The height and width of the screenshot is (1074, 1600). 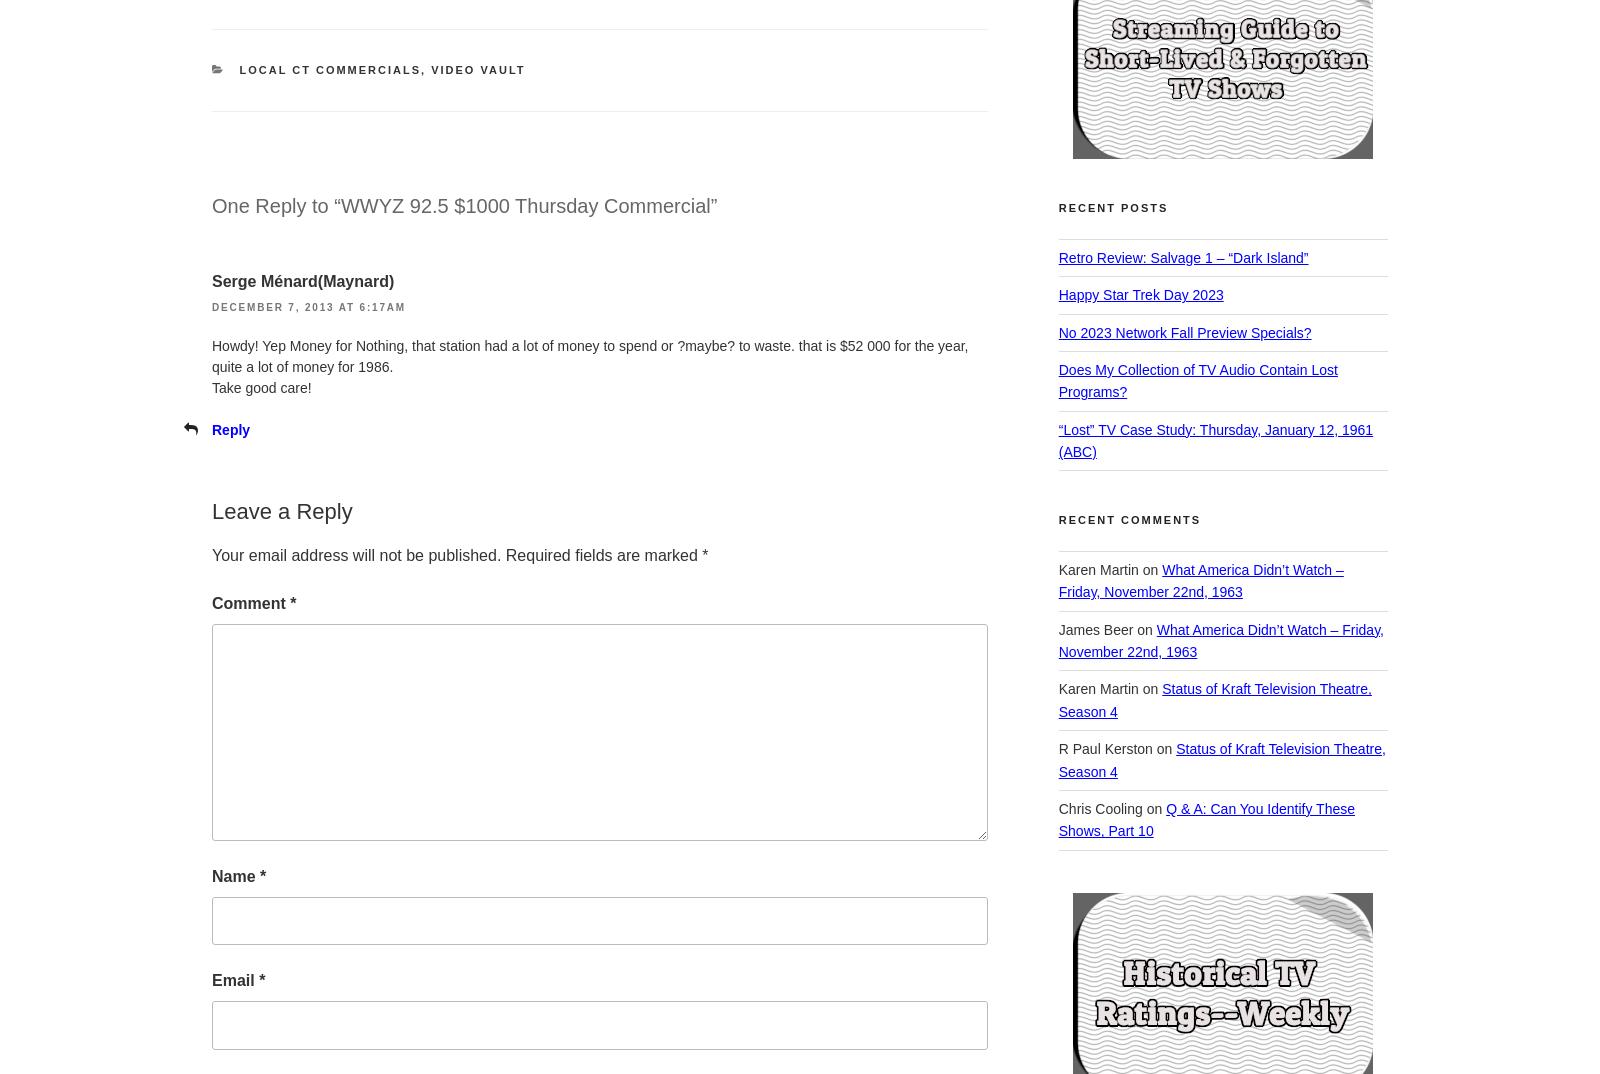 I want to click on 'One Reply to “WWYZ 92.5 $1000 Thursday Commercial”', so click(x=463, y=205).